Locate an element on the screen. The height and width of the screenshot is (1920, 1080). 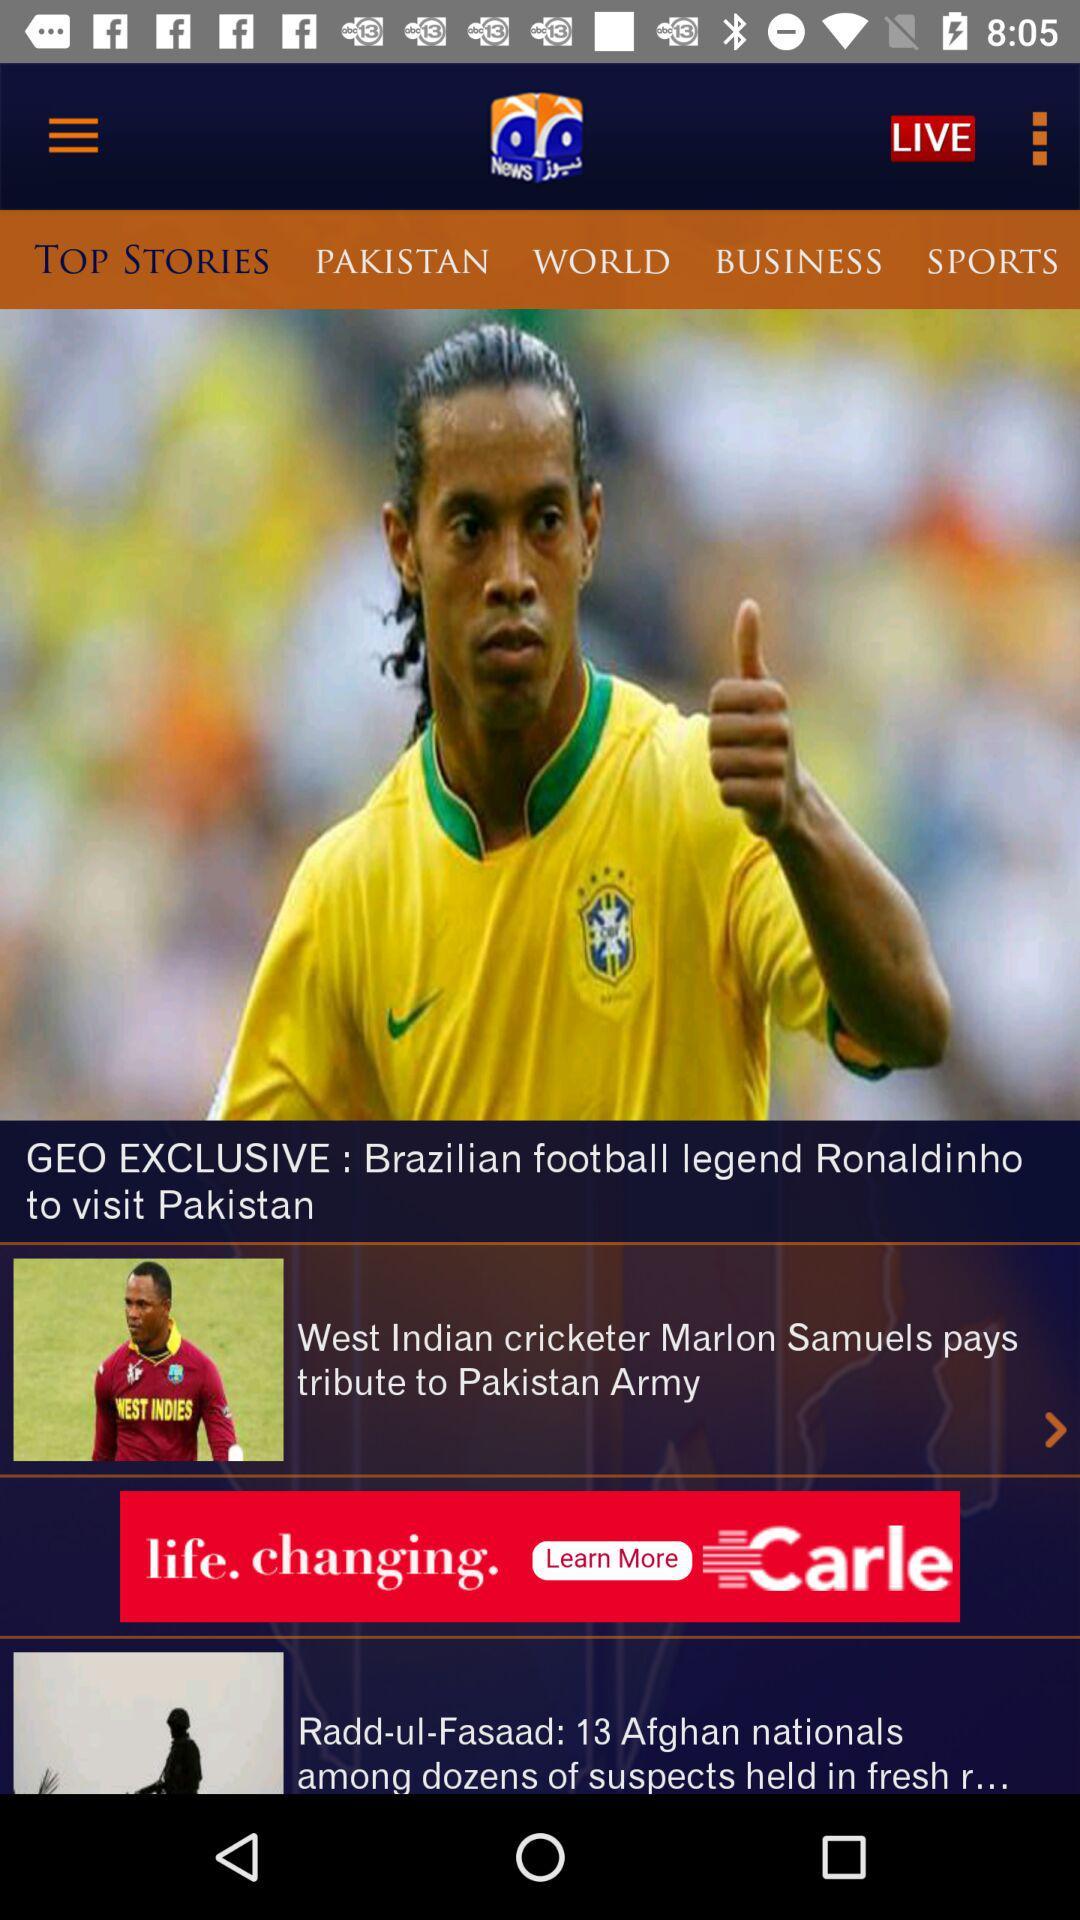
the more details is located at coordinates (1036, 135).